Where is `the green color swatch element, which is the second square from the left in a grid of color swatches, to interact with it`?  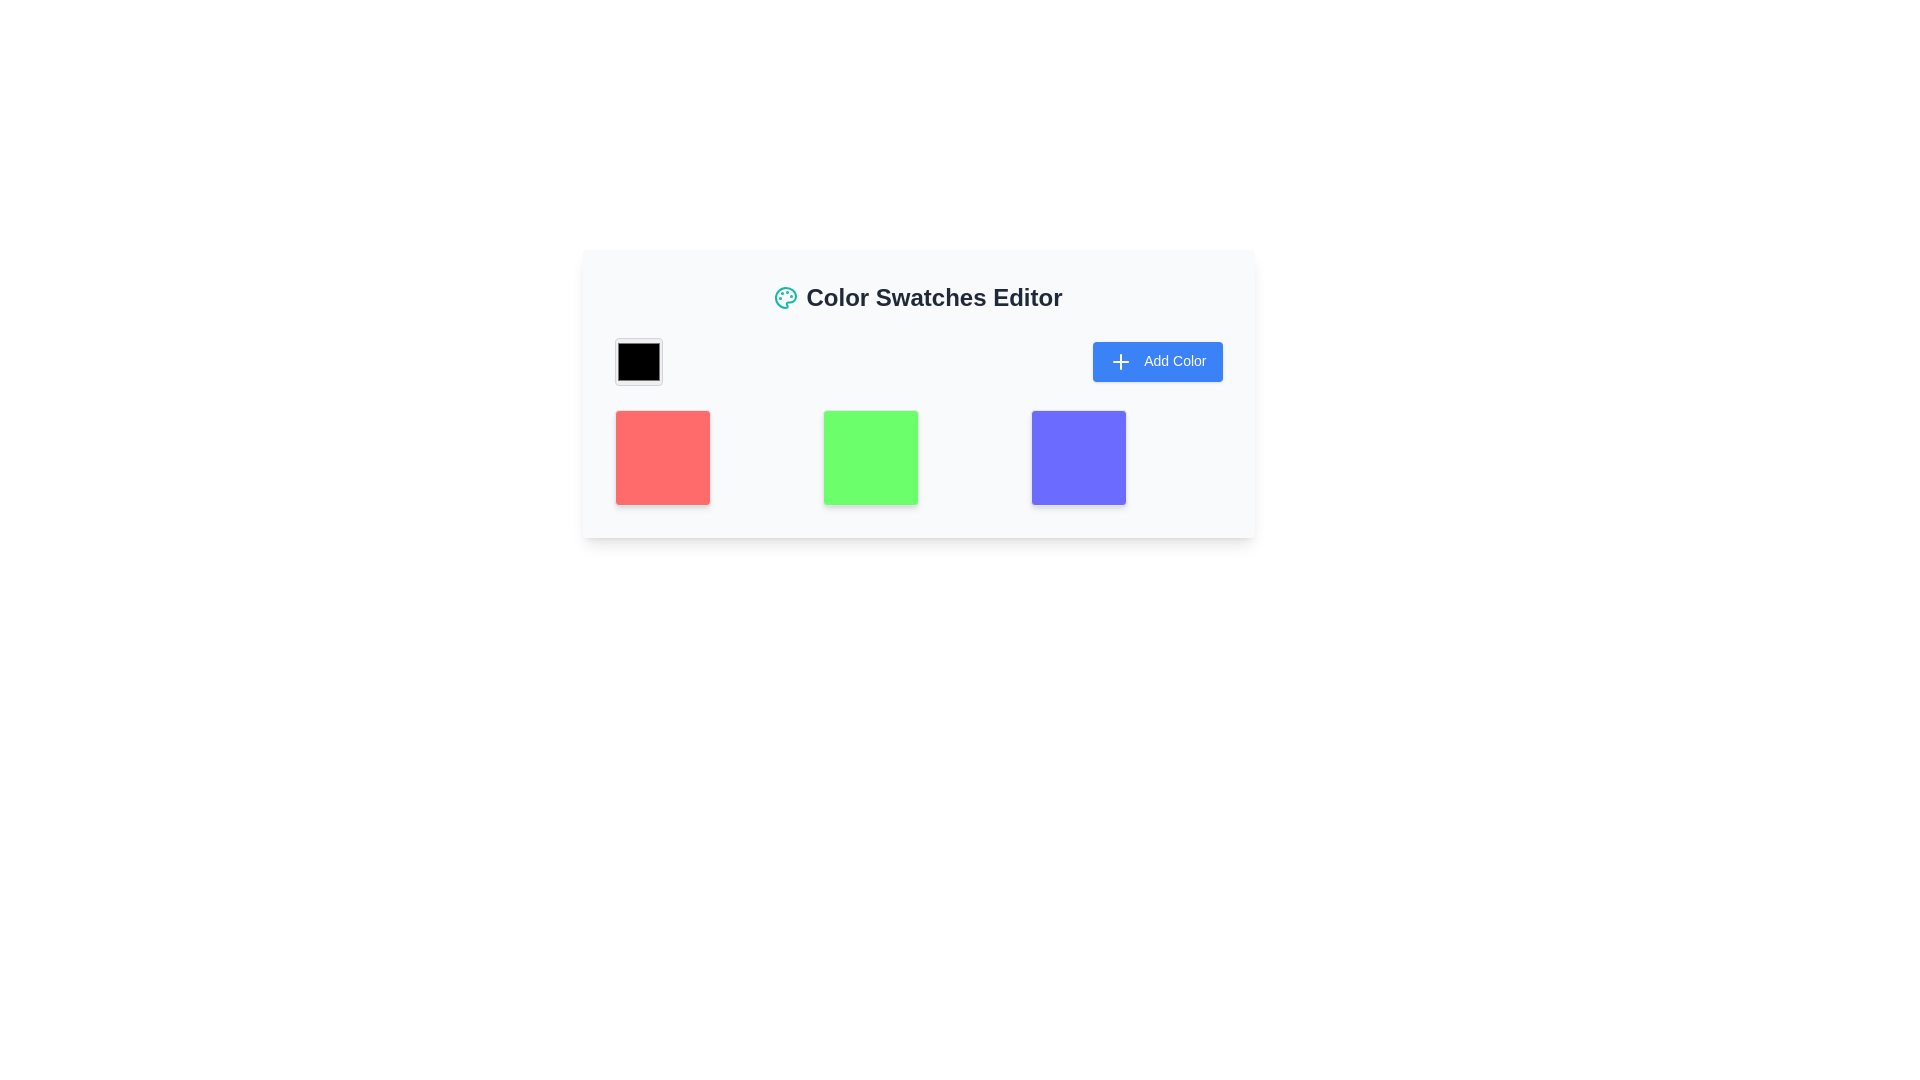 the green color swatch element, which is the second square from the left in a grid of color swatches, to interact with it is located at coordinates (917, 458).